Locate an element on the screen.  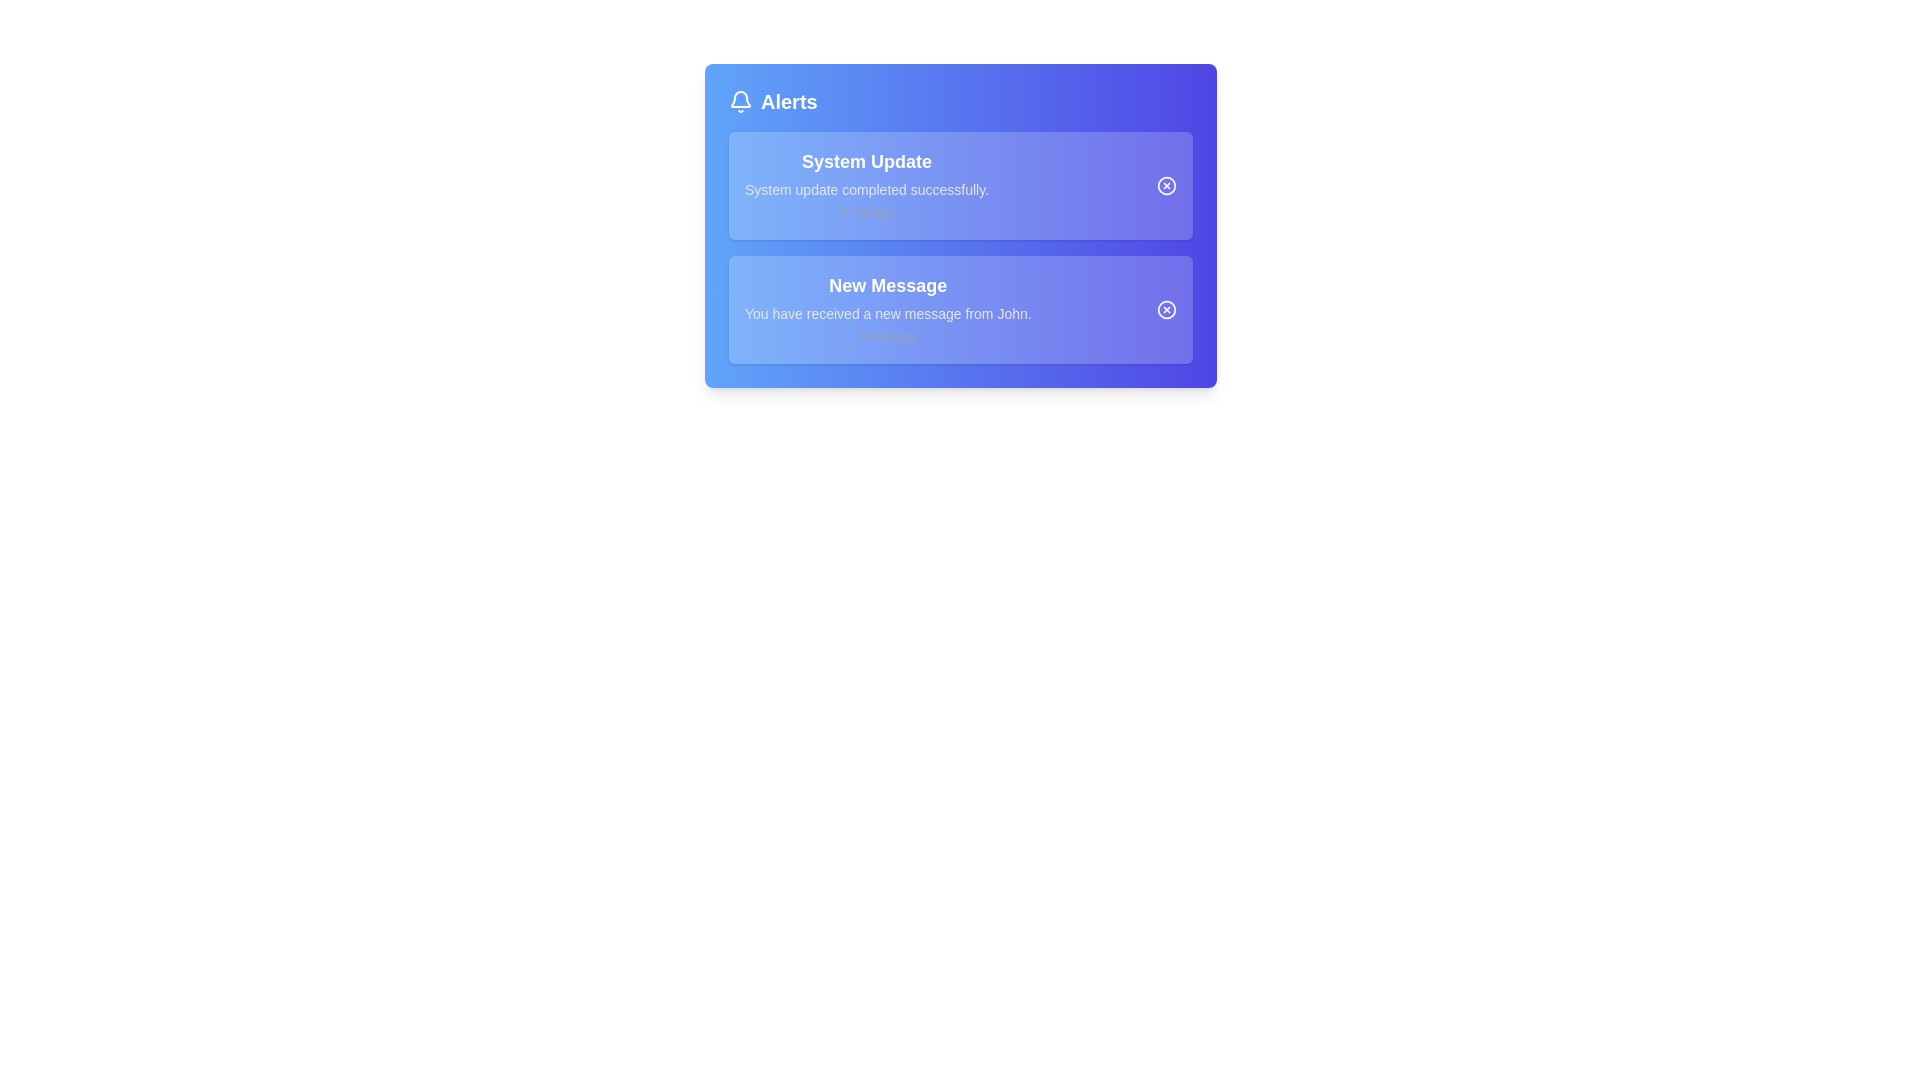
message from the Text Label that displays 'System update completed successfully.' located under the title within the 'System Update' alert card is located at coordinates (867, 189).